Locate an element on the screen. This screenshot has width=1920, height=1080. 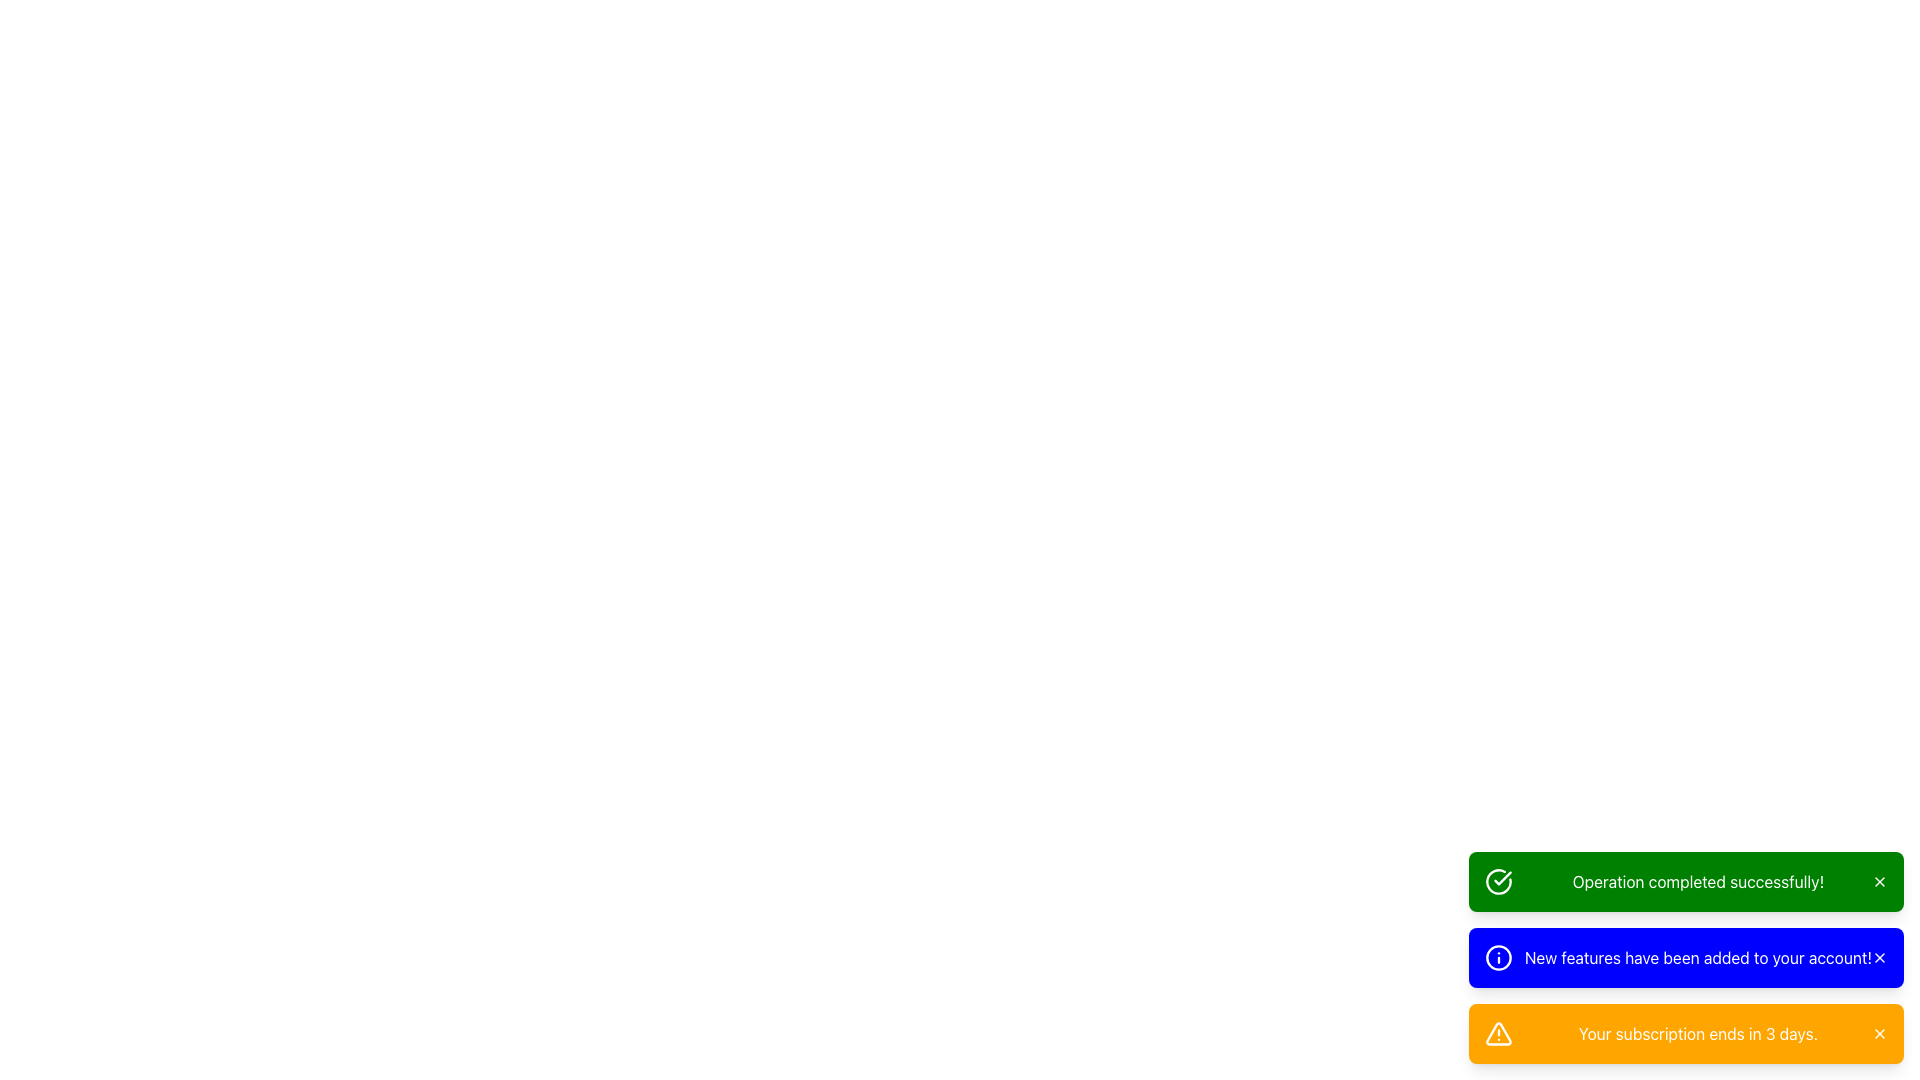
the triangular warning icon with an exclamation symbol in the center, located in the left part of the orange notification bar that states 'Your subscription ends in 3 days.' is located at coordinates (1498, 1033).